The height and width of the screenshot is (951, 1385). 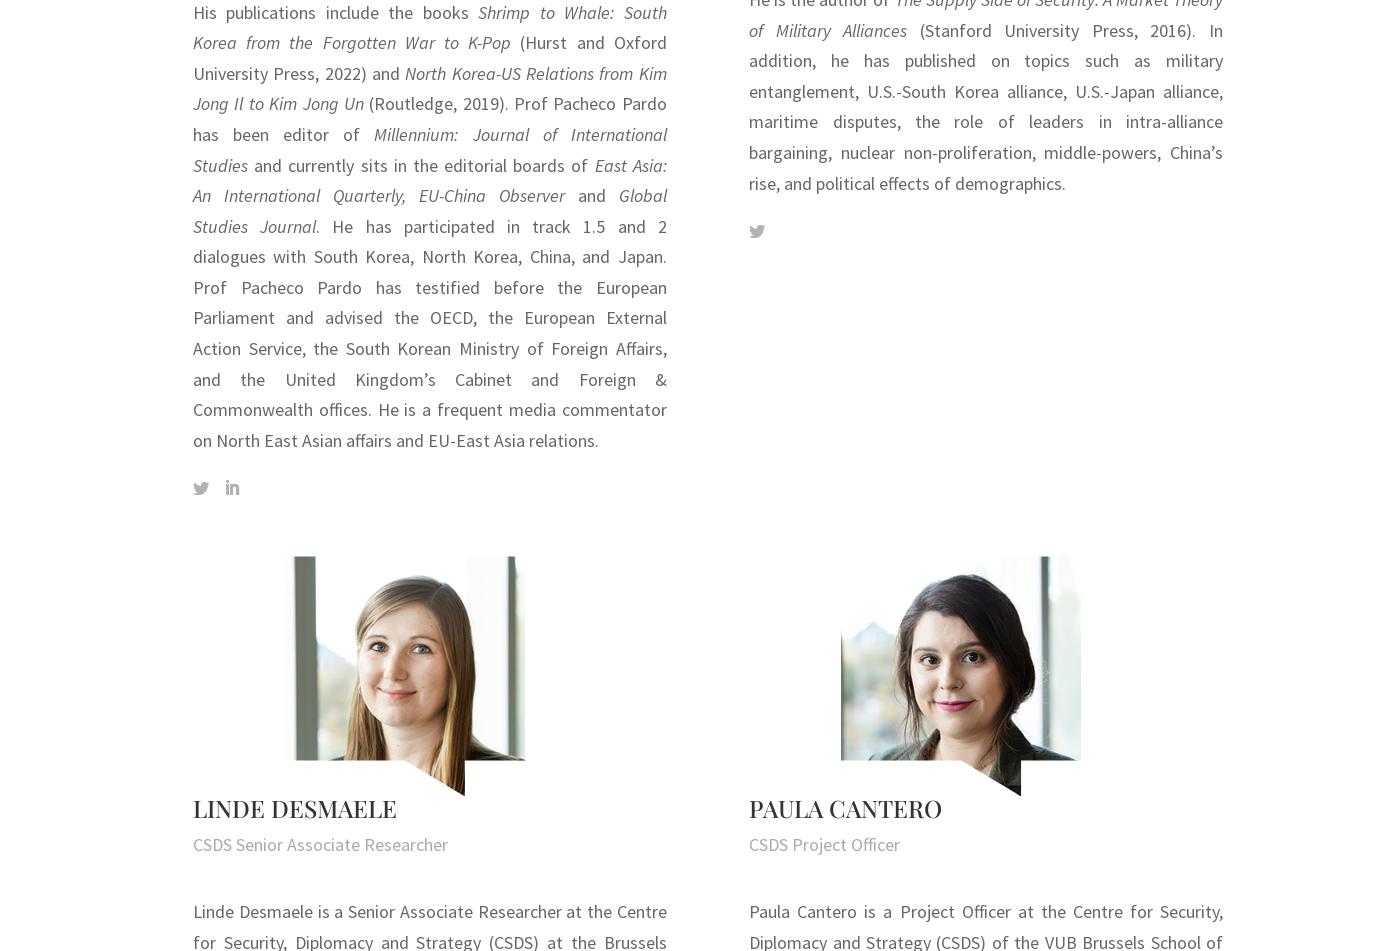 What do you see at coordinates (428, 210) in the screenshot?
I see `'Global Studies Journal'` at bounding box center [428, 210].